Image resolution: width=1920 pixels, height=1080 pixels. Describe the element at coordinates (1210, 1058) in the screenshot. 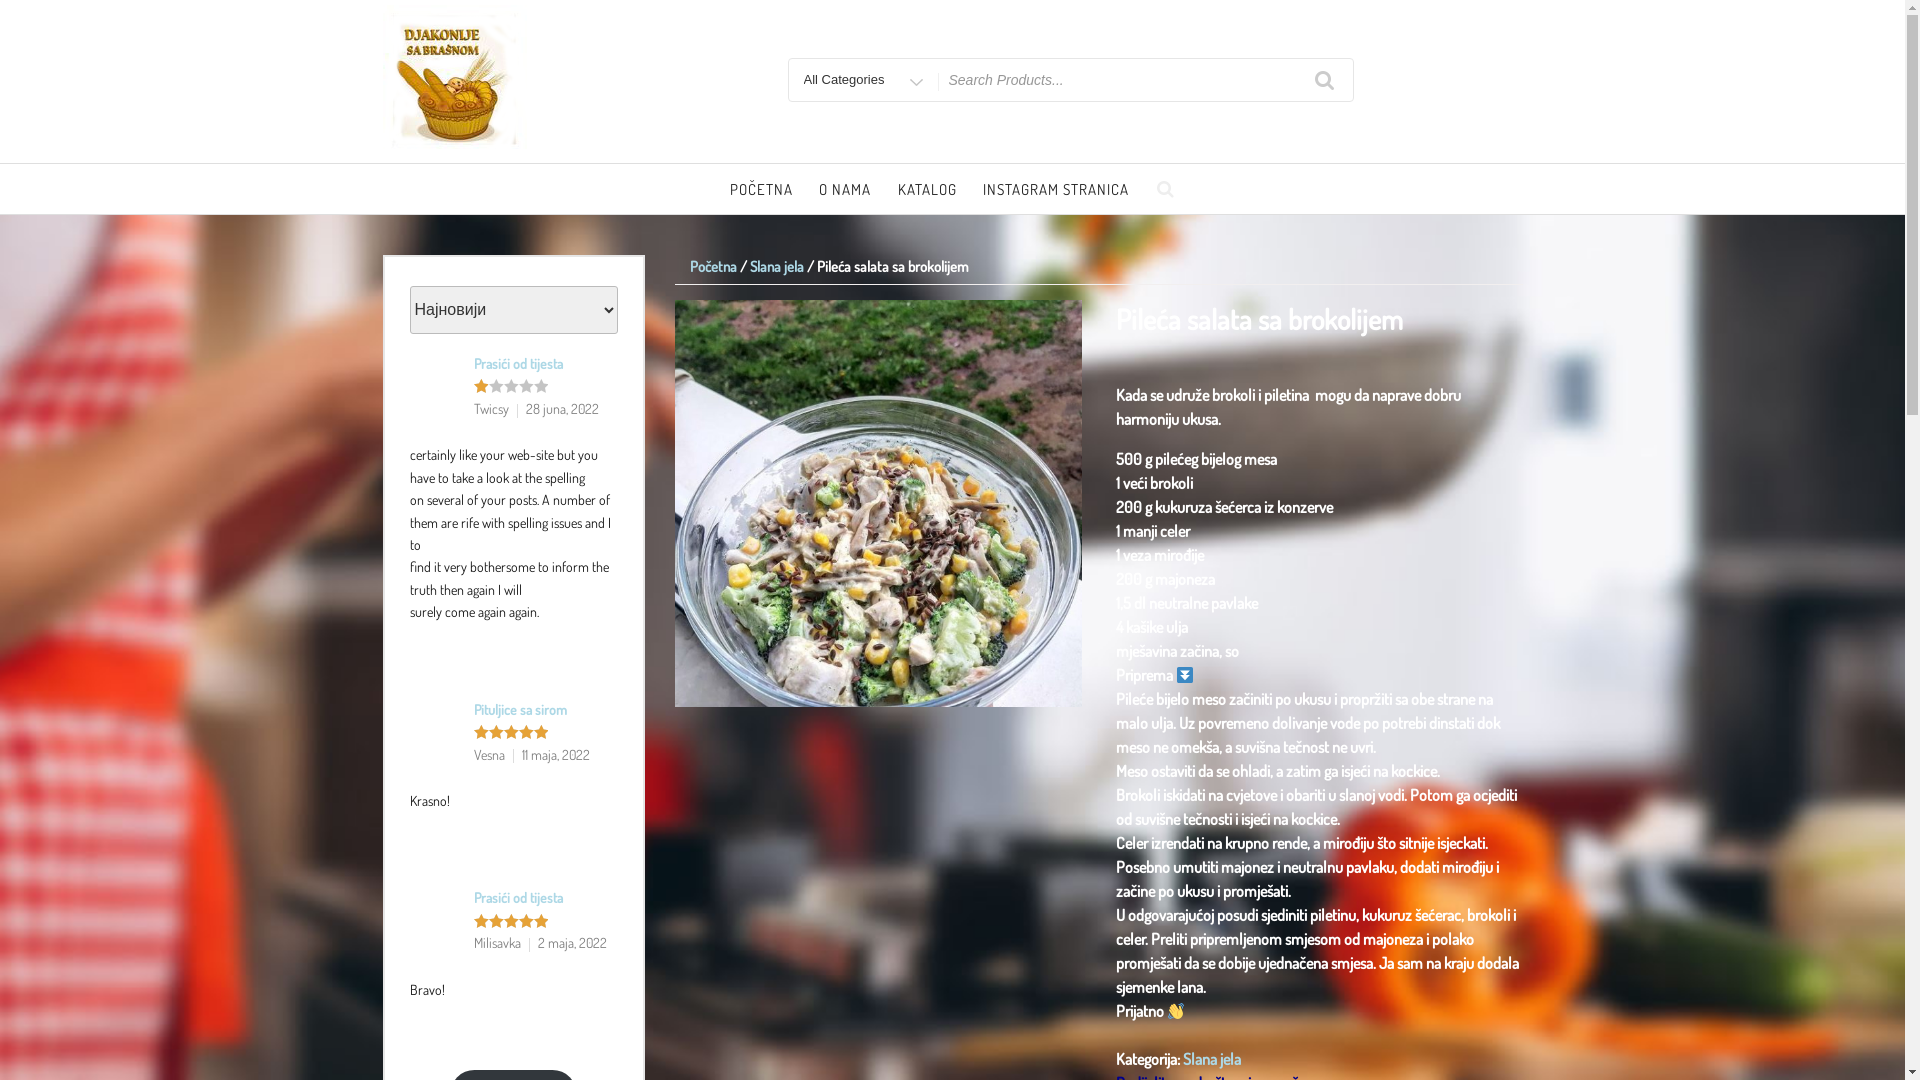

I see `'Slana jela'` at that location.